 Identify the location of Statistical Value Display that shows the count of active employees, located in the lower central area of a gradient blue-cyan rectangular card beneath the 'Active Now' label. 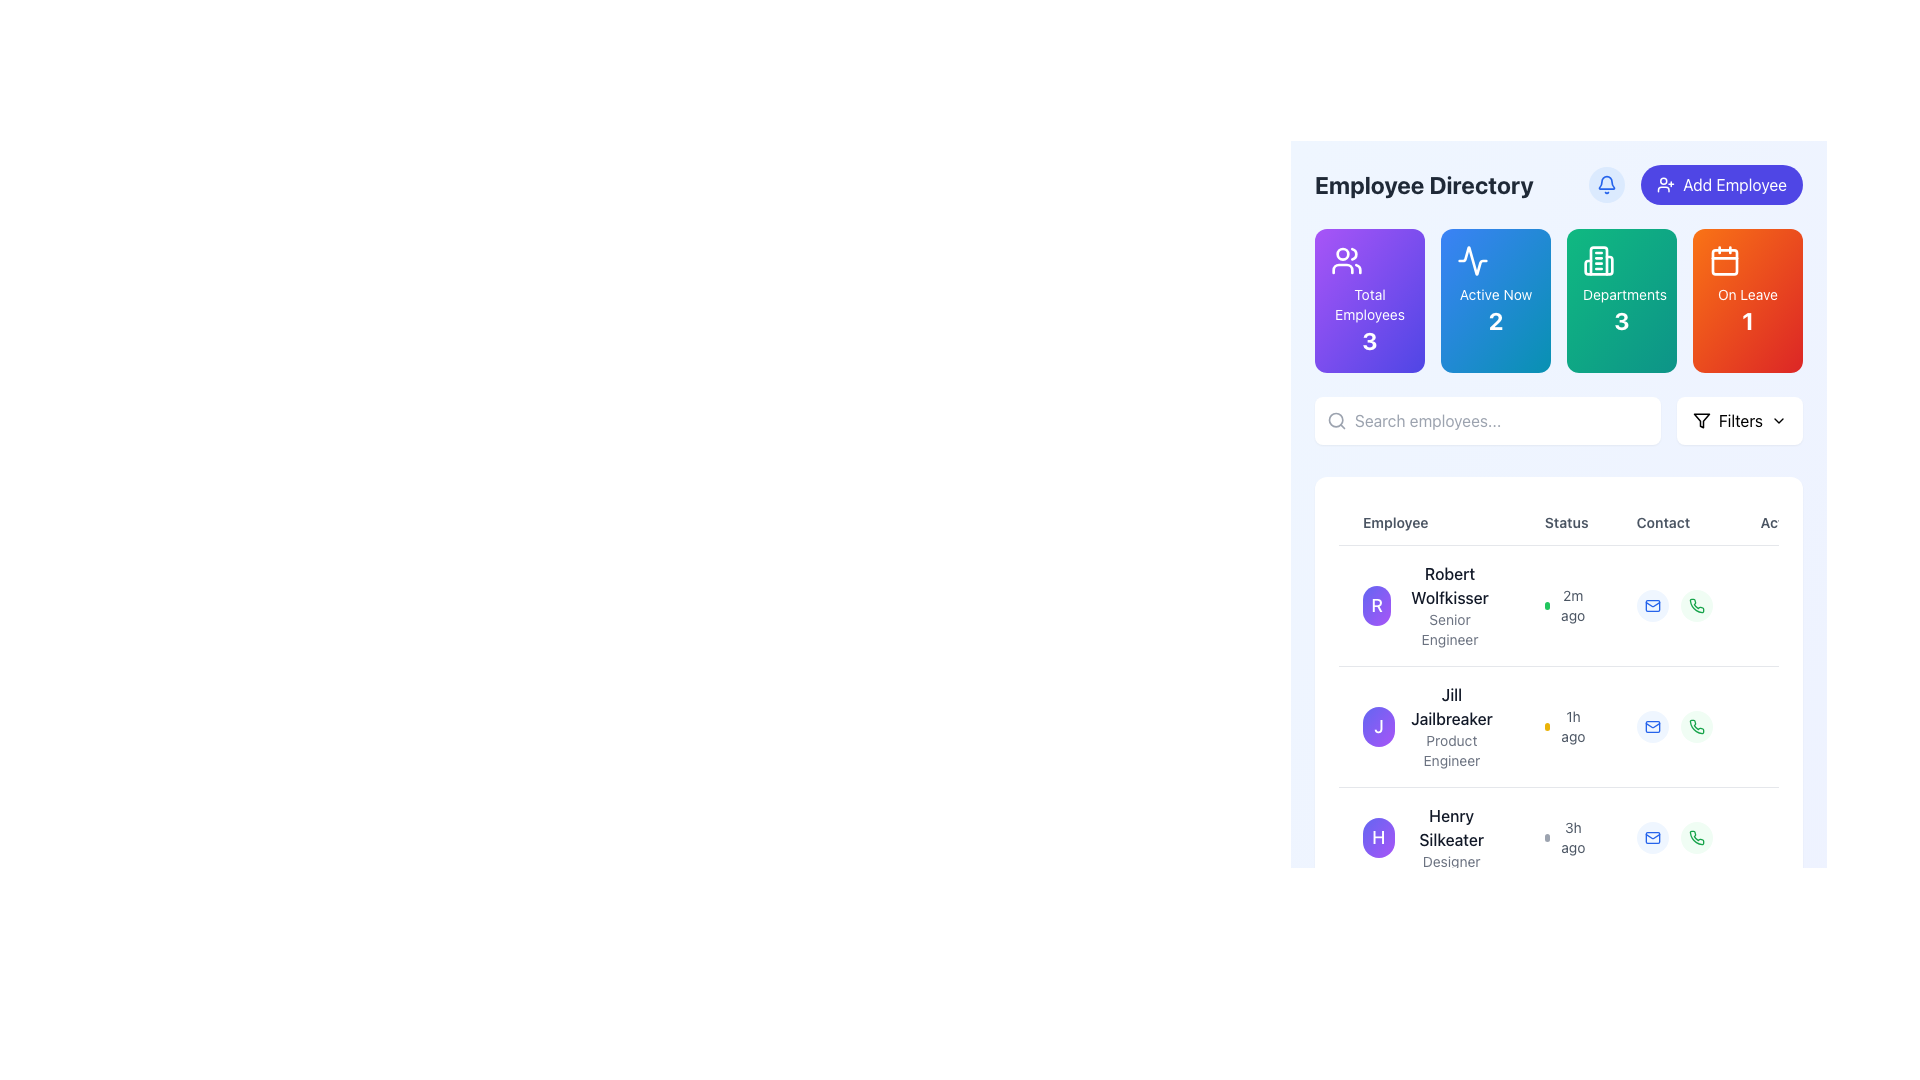
(1496, 319).